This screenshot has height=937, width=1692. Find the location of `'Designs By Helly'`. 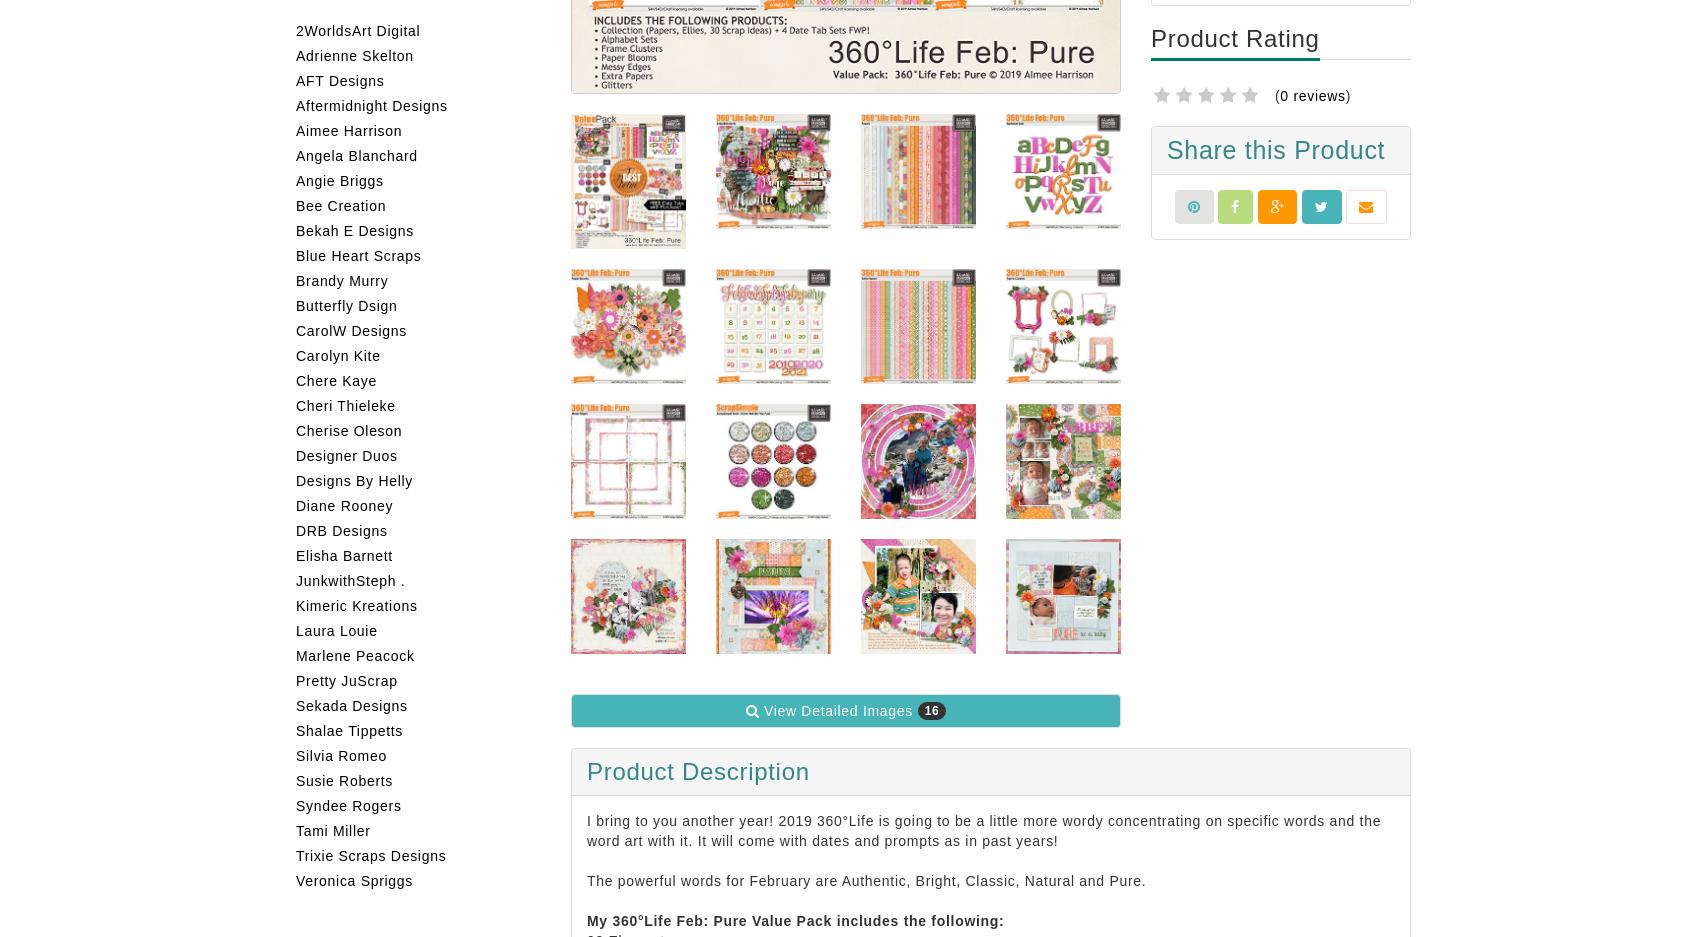

'Designs By Helly' is located at coordinates (294, 480).